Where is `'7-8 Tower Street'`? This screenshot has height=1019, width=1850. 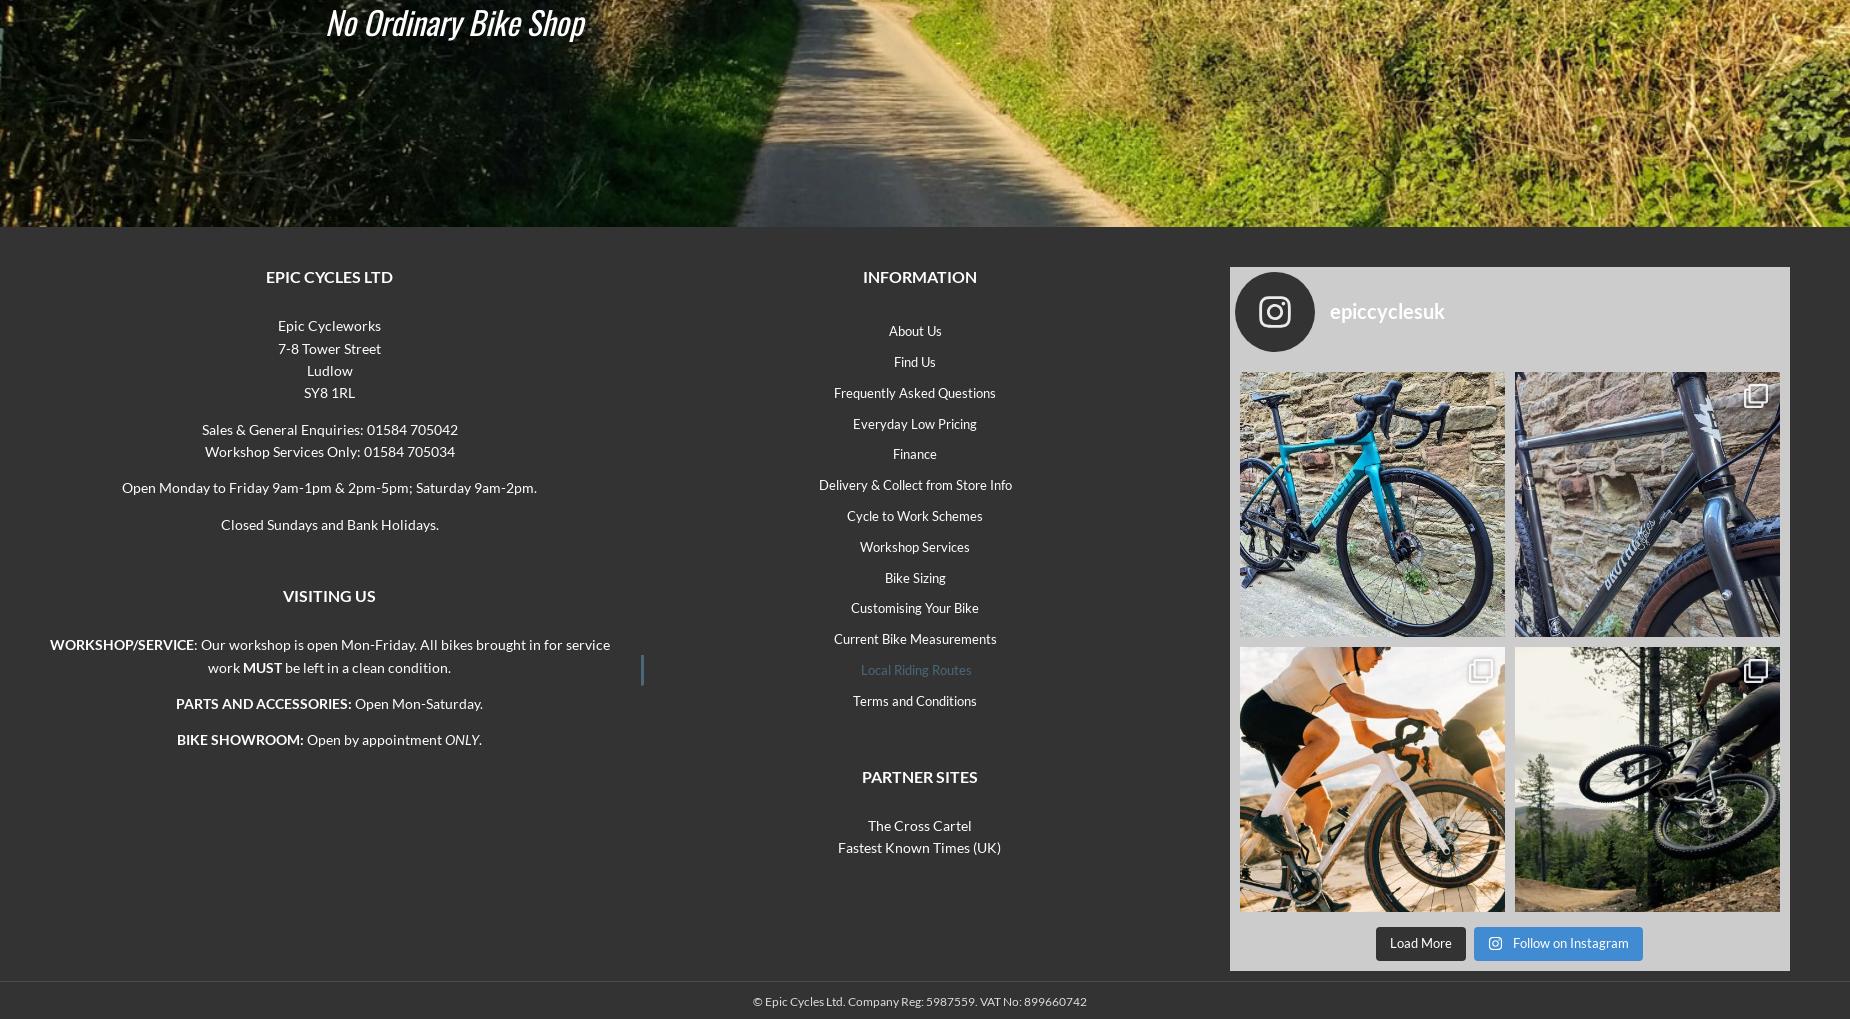
'7-8 Tower Street' is located at coordinates (328, 347).